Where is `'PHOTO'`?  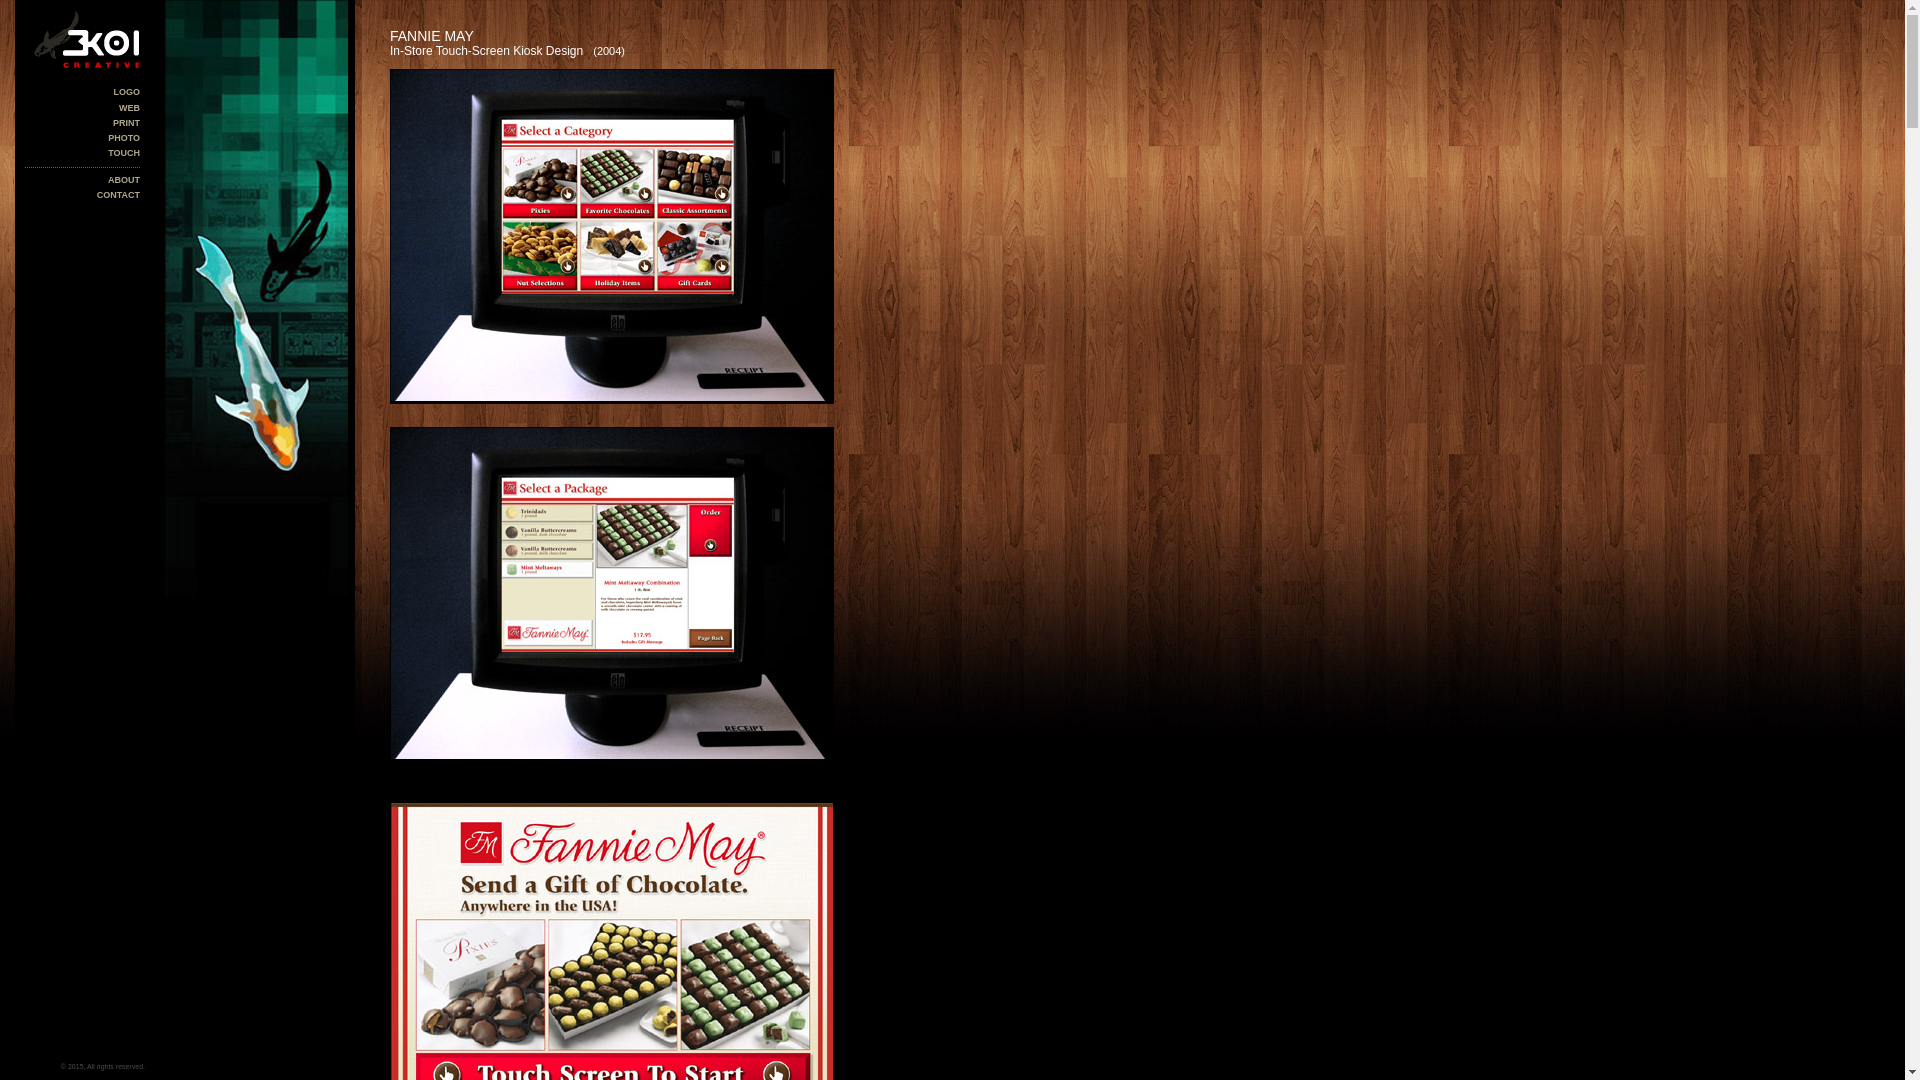 'PHOTO' is located at coordinates (123, 137).